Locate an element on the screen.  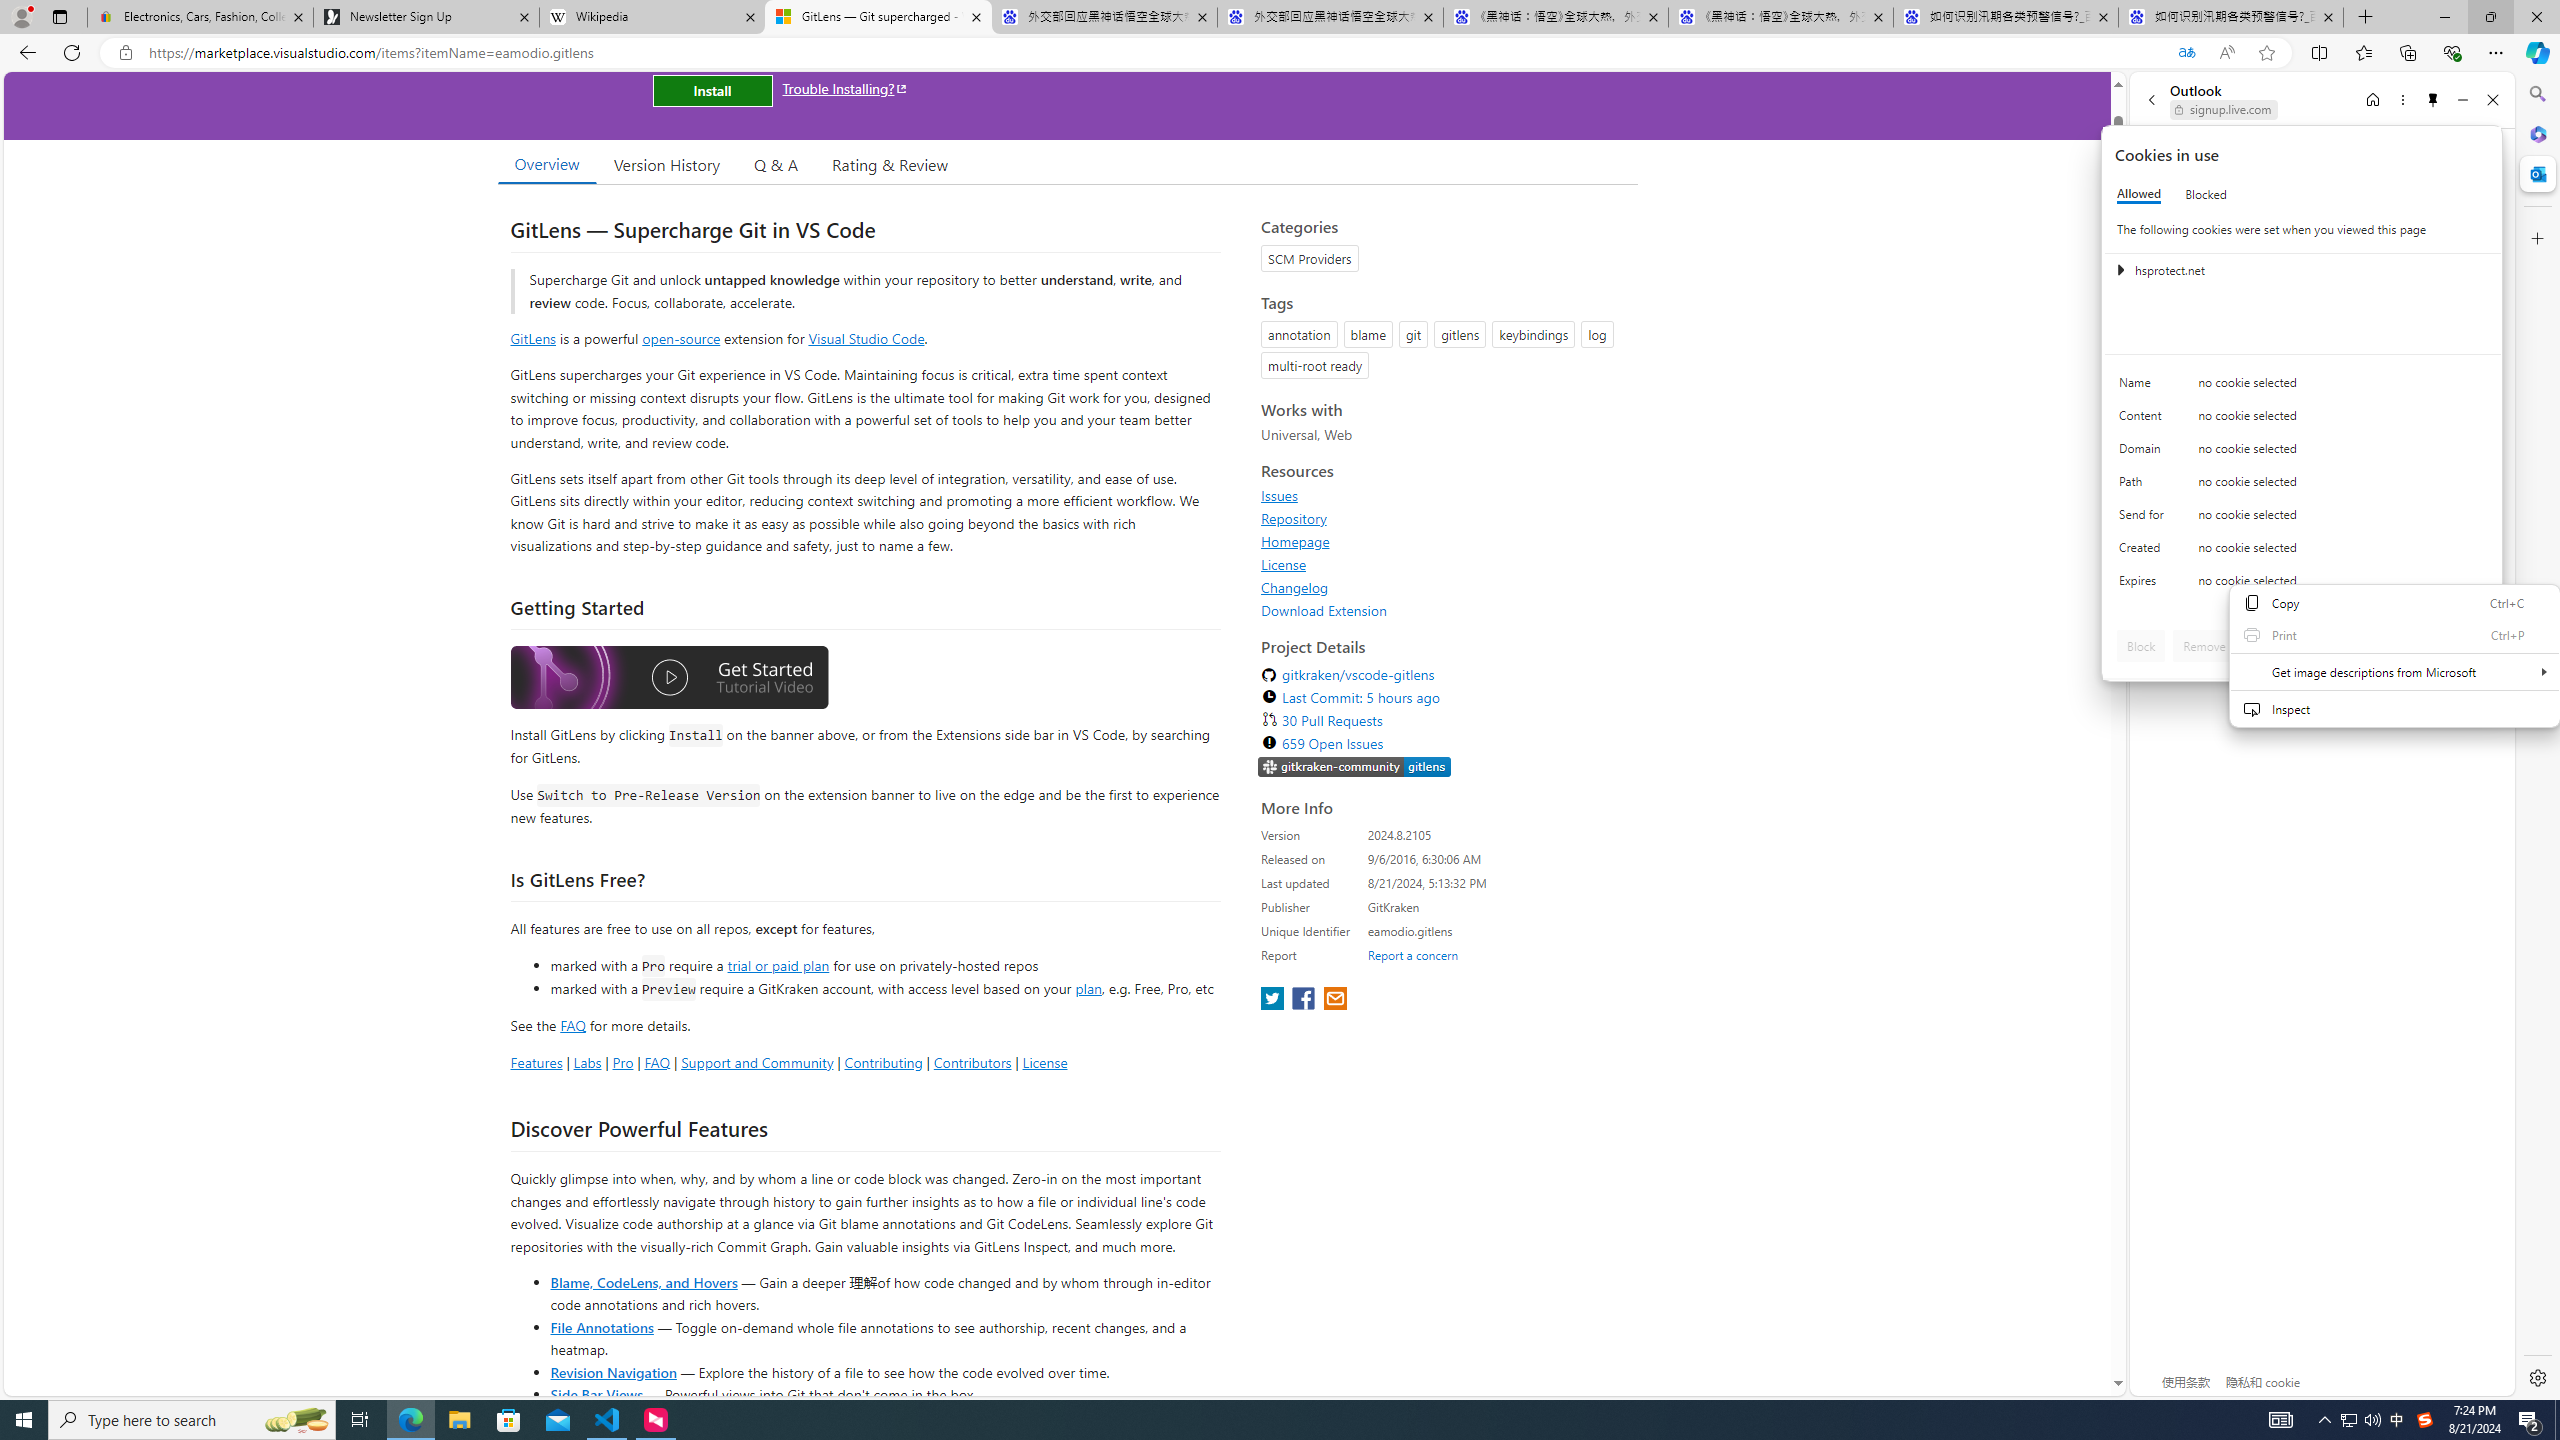
'Block' is located at coordinates (2140, 646).